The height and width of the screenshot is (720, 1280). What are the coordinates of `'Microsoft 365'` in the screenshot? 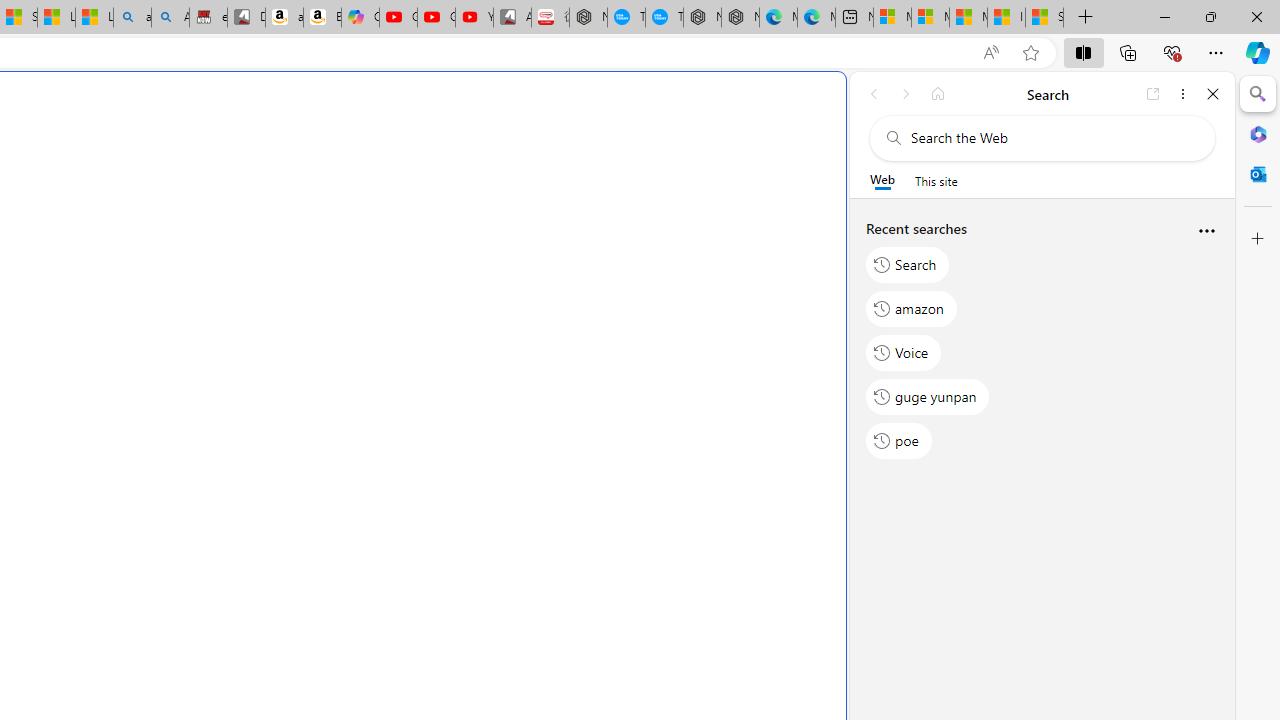 It's located at (1257, 133).